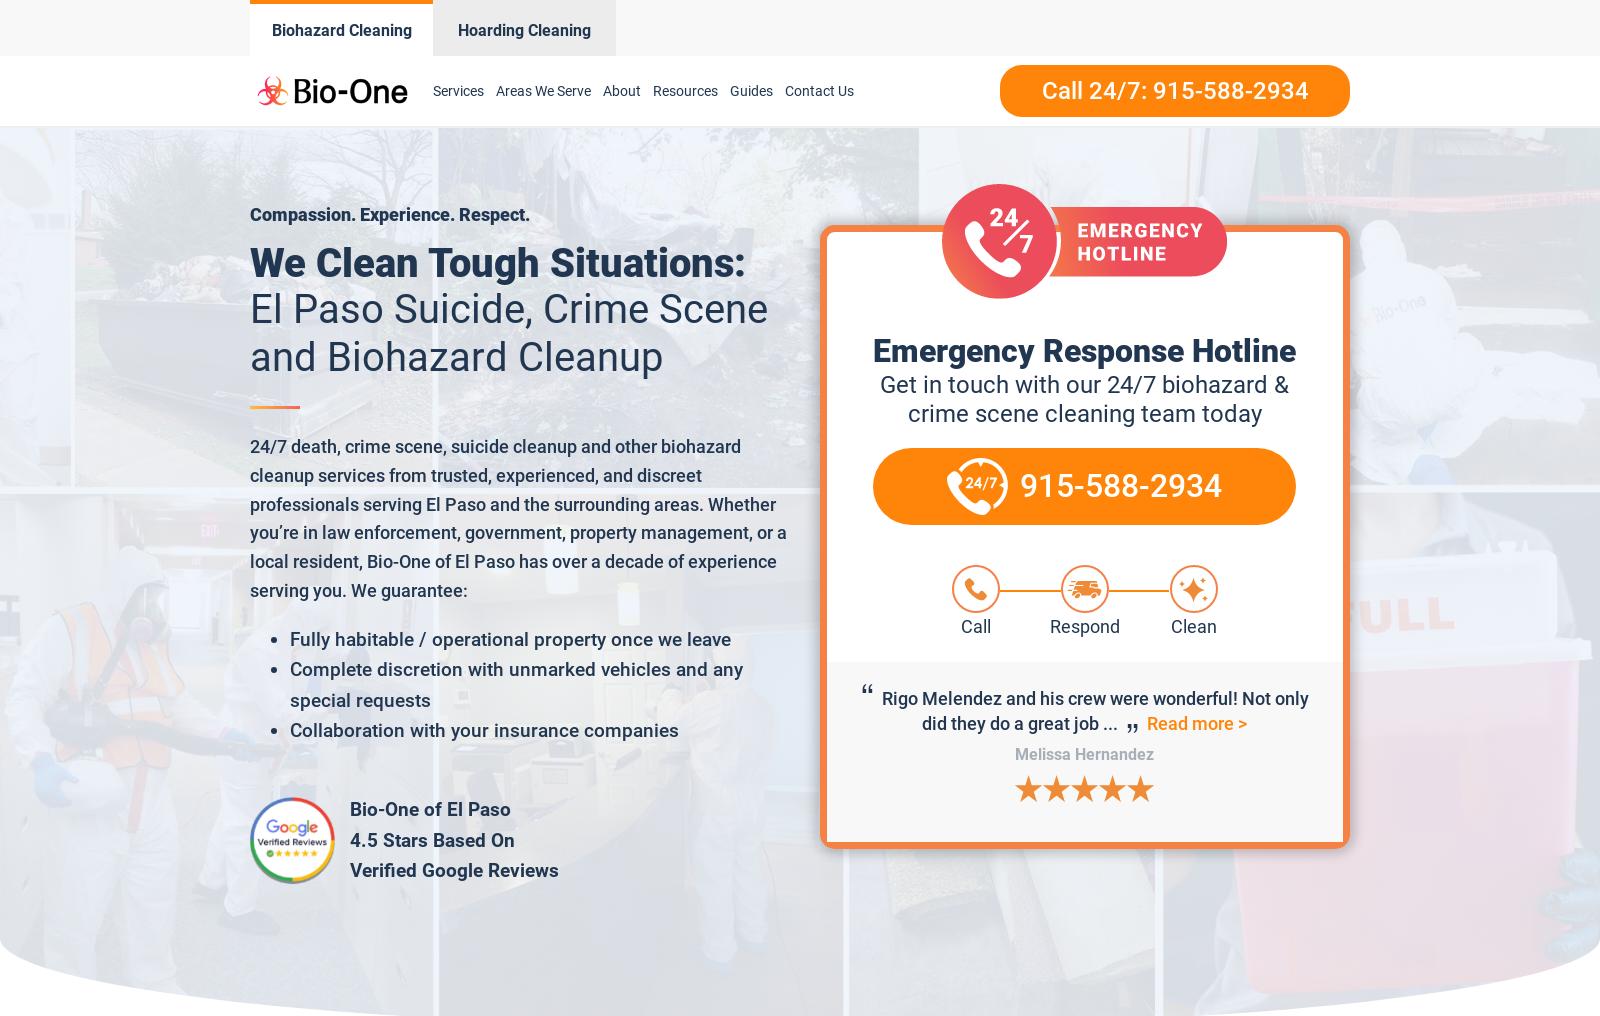 This screenshot has width=1600, height=1016. Describe the element at coordinates (818, 90) in the screenshot. I see `'Contact Us'` at that location.